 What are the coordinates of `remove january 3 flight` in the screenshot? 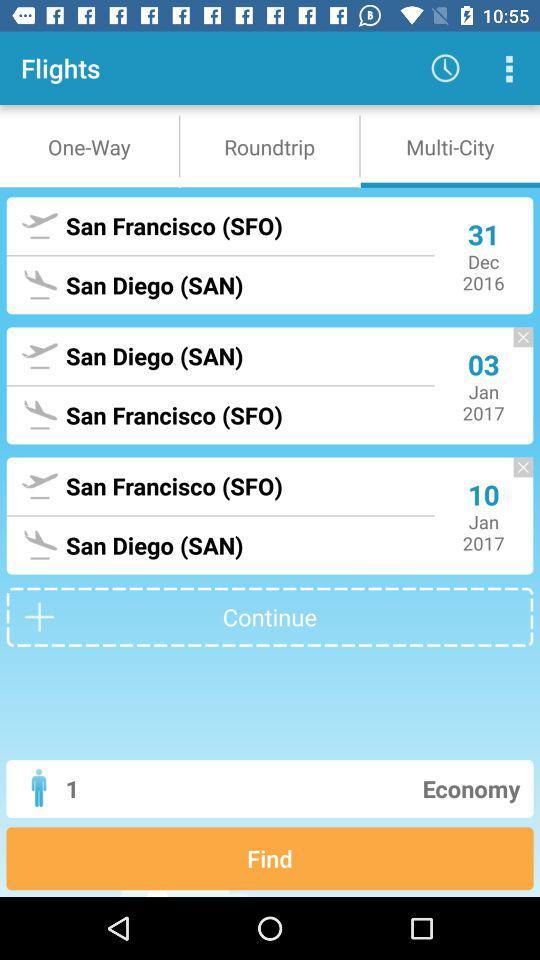 It's located at (513, 347).